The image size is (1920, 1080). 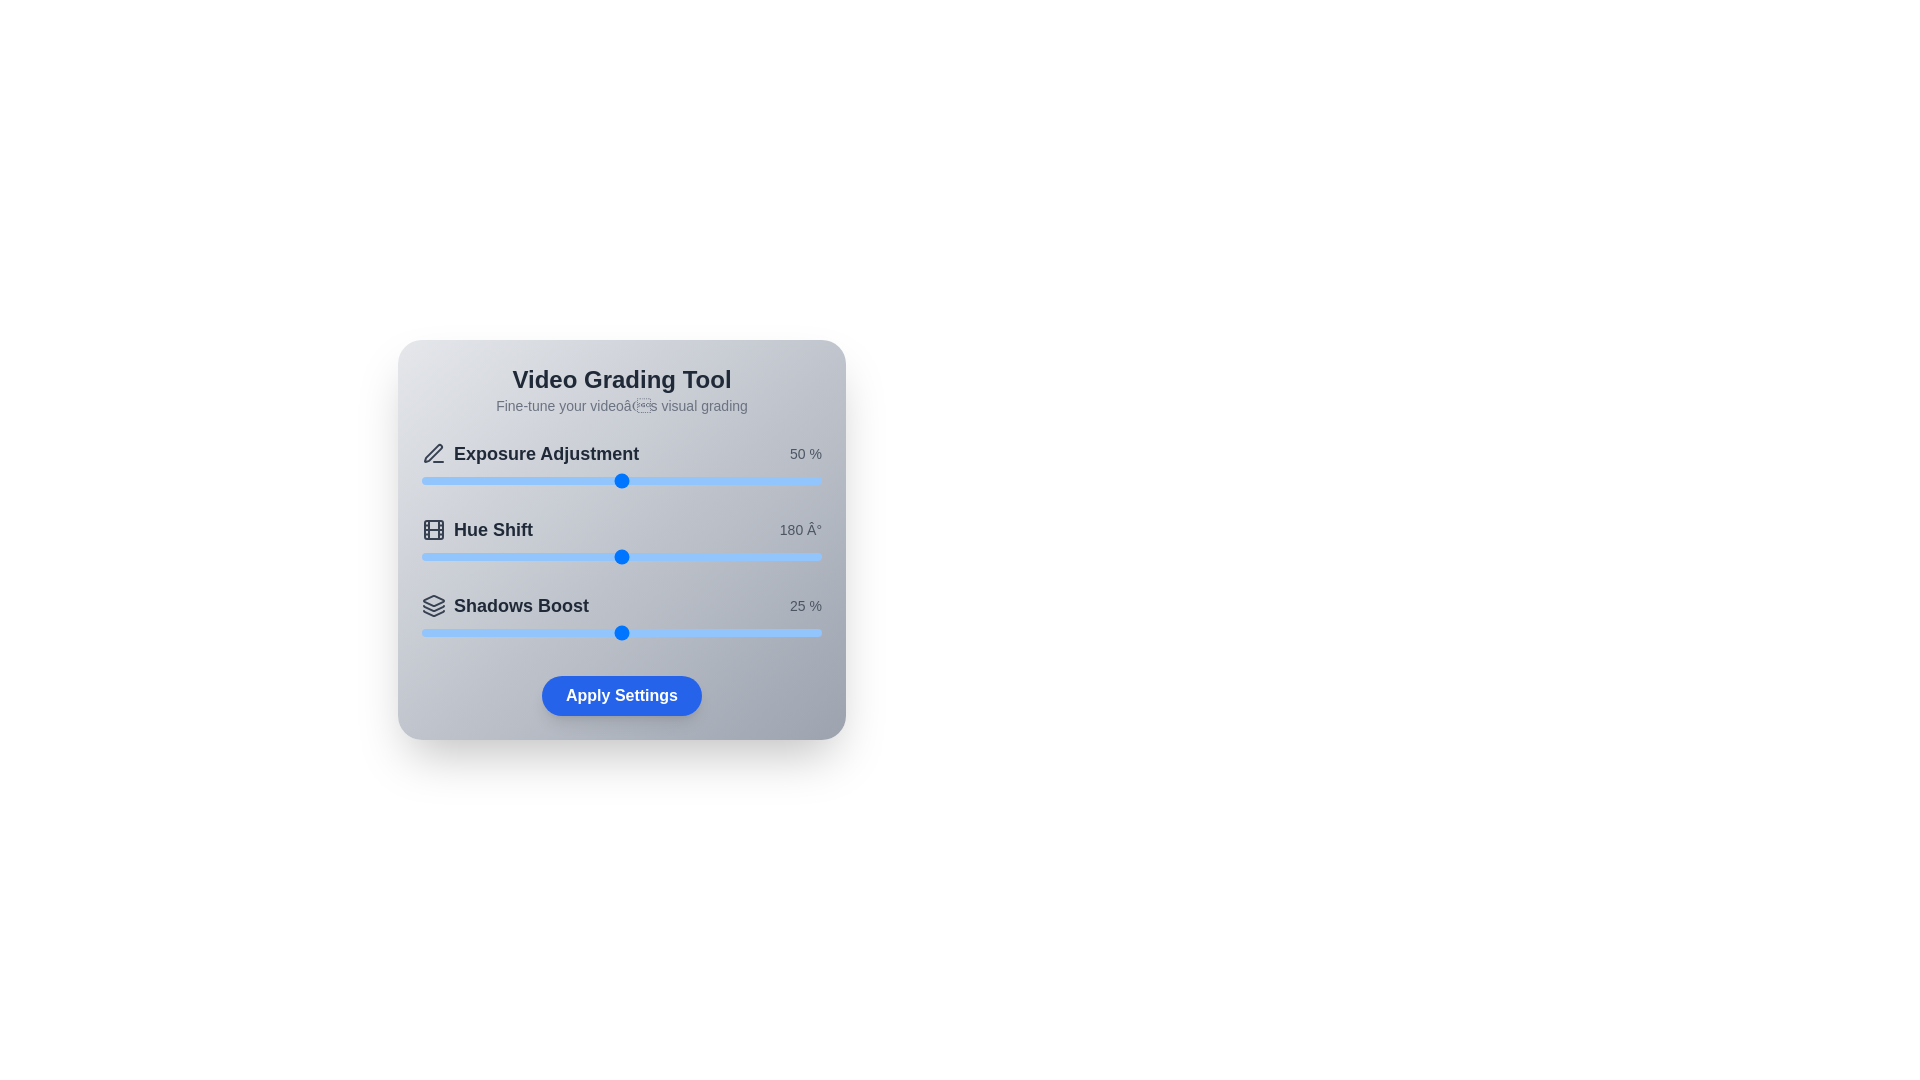 What do you see at coordinates (432, 453) in the screenshot?
I see `the design of the vector graphic icon resembling a pen tip, which has a grey outline and is located in the toolbar section of the interface` at bounding box center [432, 453].